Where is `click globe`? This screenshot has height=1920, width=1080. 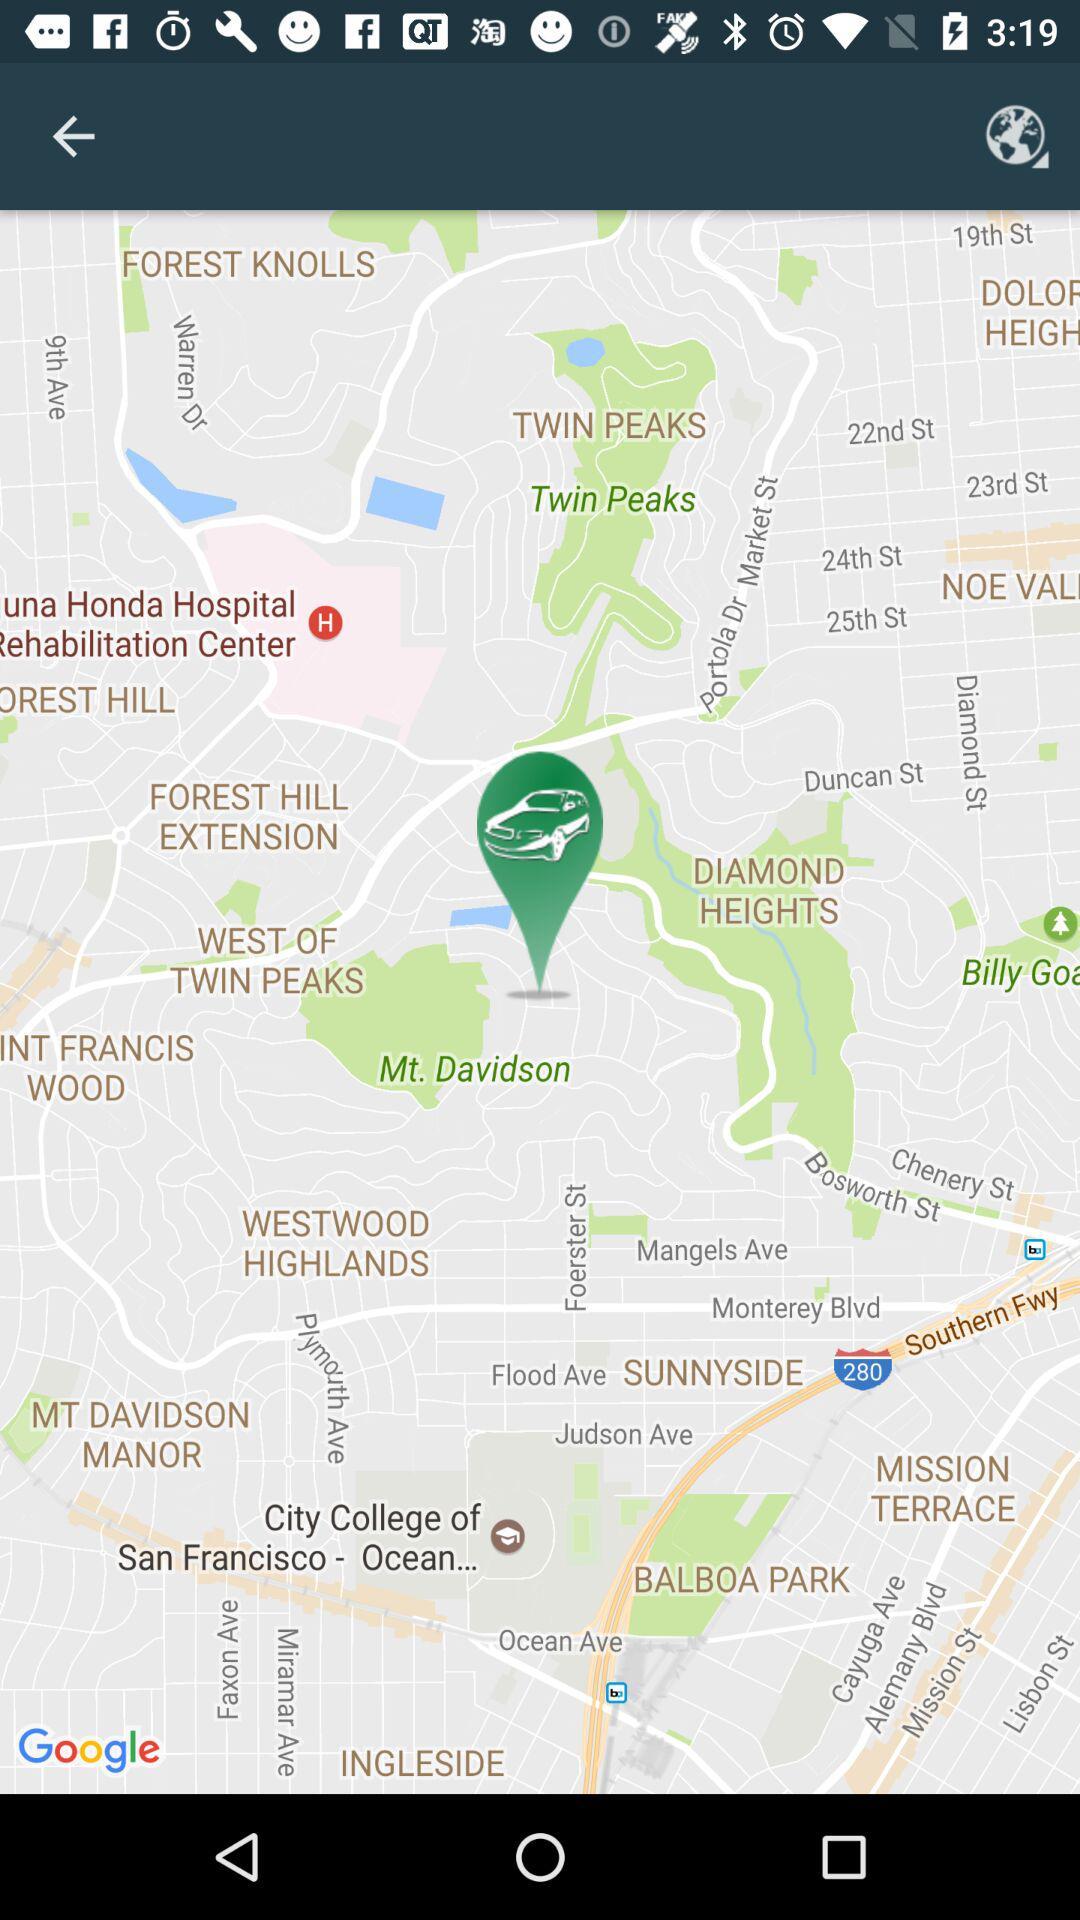 click globe is located at coordinates (1017, 135).